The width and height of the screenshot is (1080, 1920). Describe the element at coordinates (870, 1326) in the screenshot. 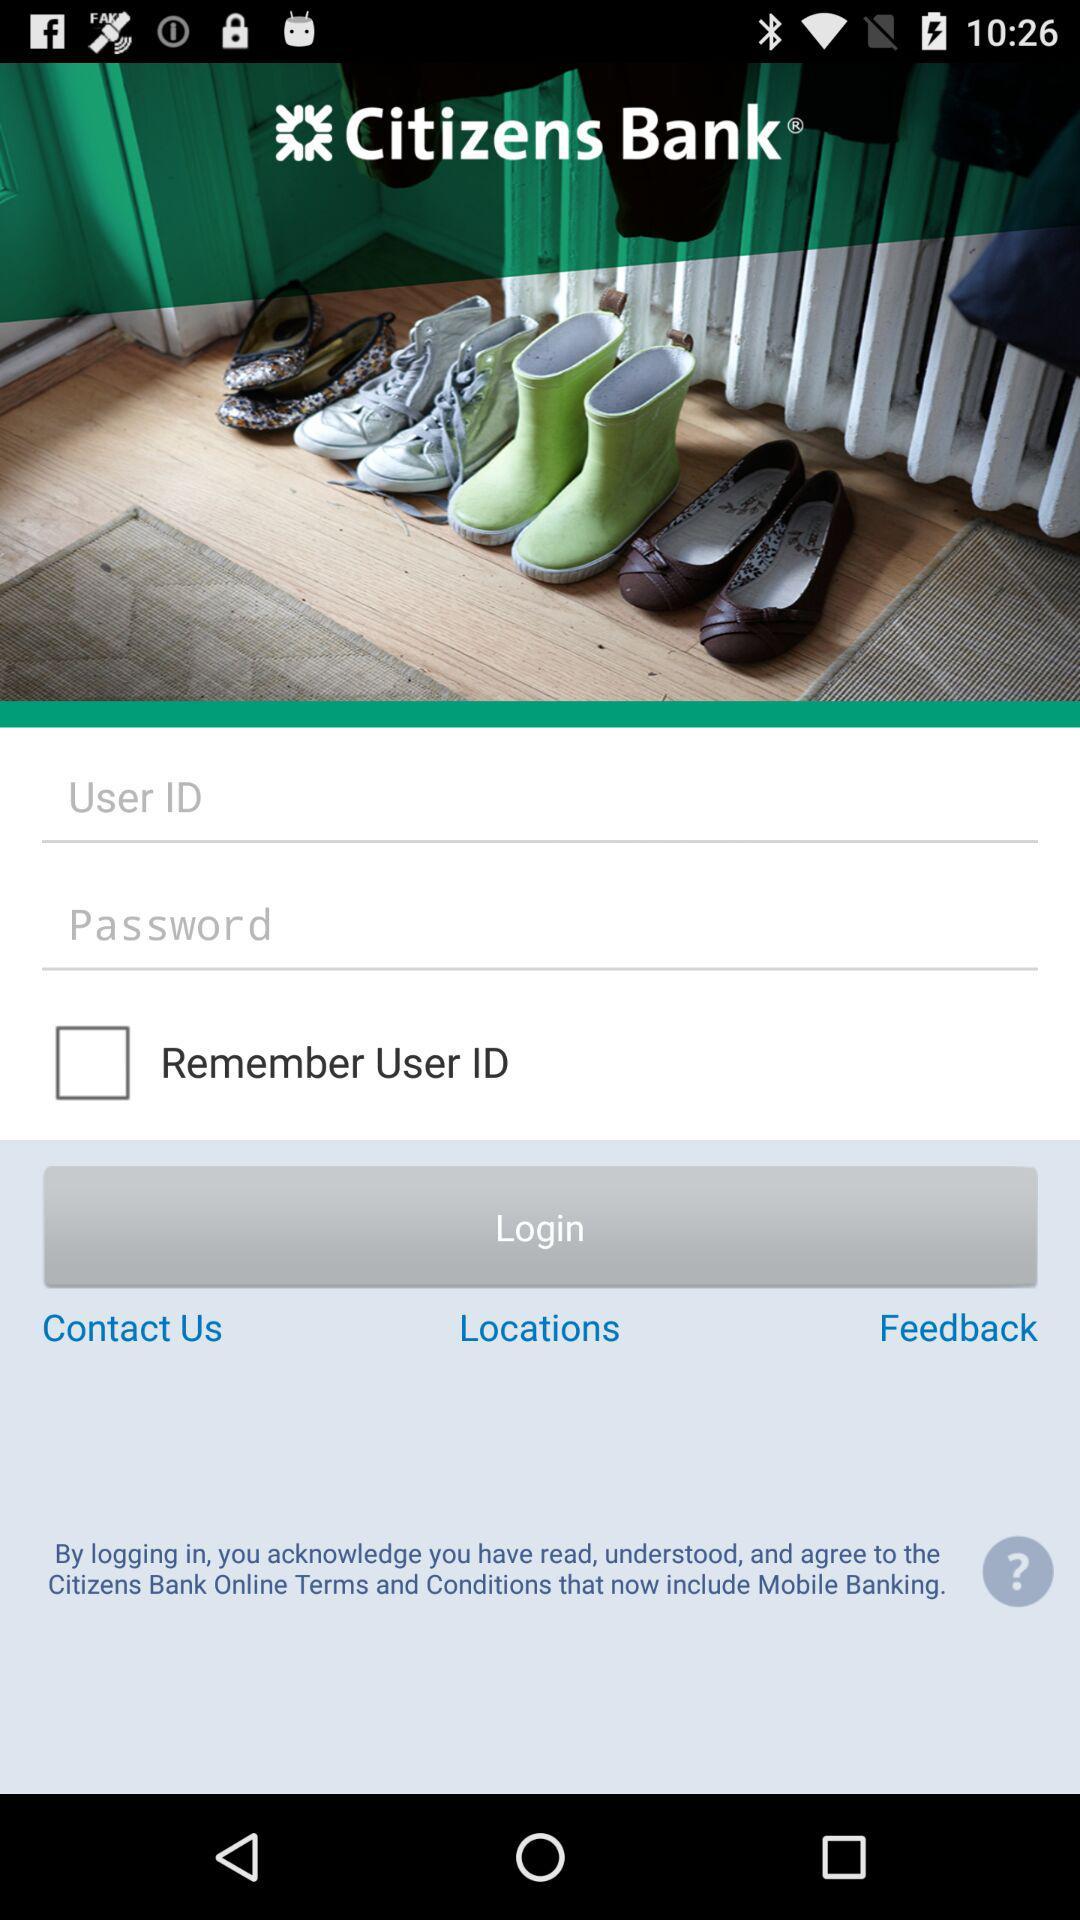

I see `feedback icon` at that location.